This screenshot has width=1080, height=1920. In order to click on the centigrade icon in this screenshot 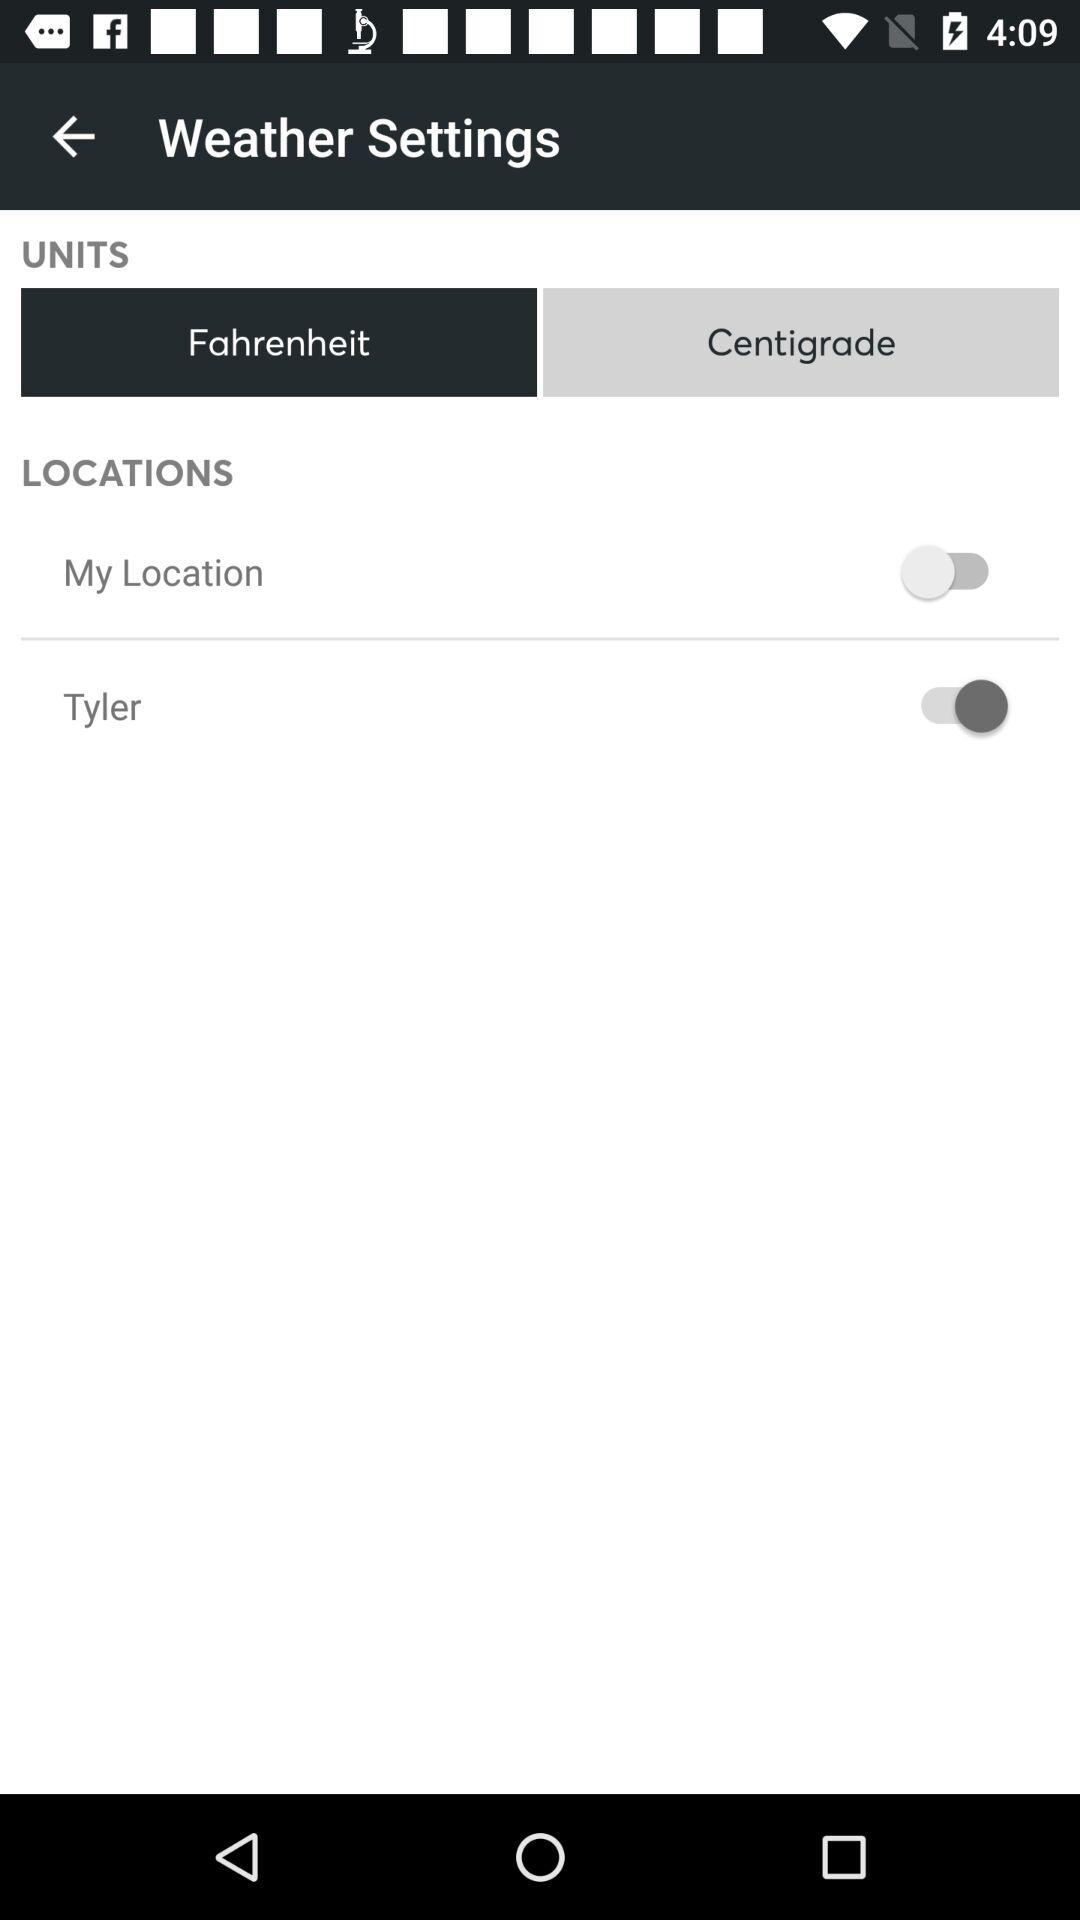, I will do `click(800, 342)`.